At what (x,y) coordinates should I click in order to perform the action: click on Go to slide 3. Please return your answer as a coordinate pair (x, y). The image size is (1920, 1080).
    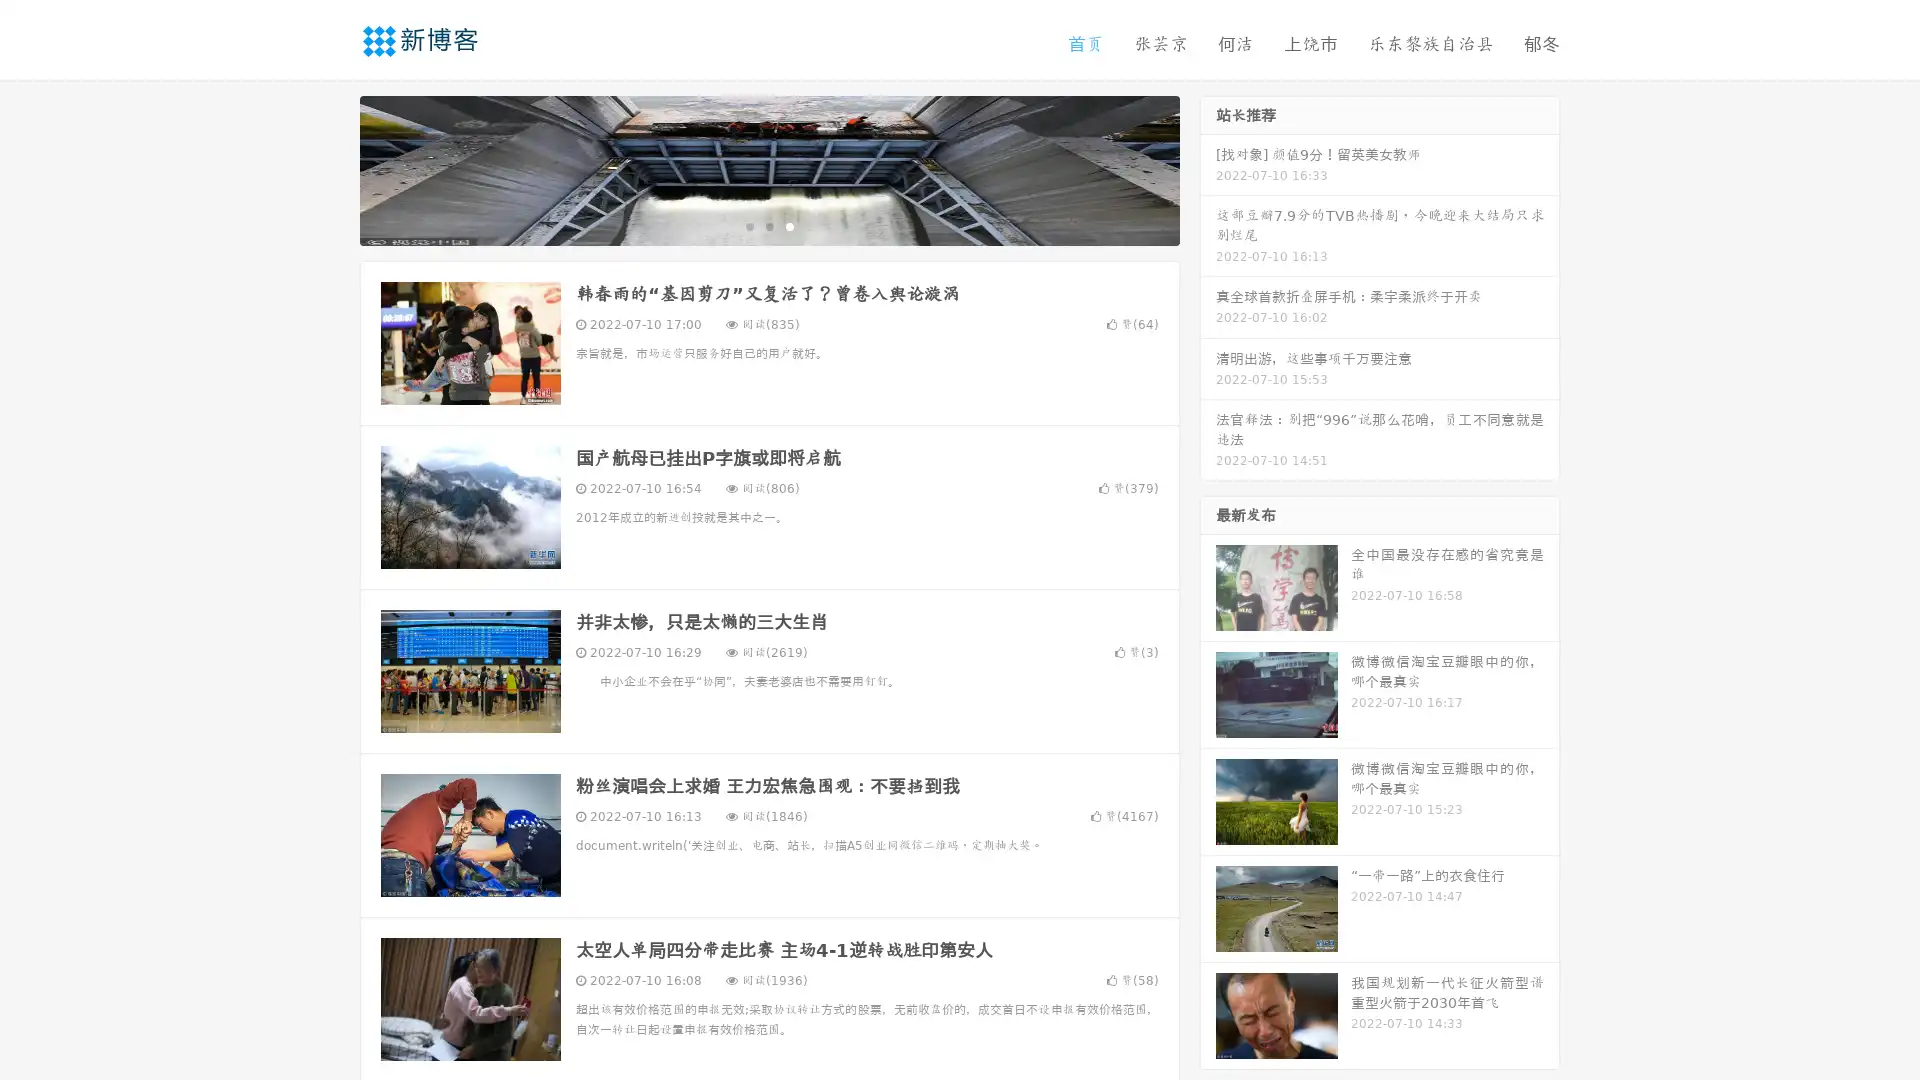
    Looking at the image, I should click on (789, 225).